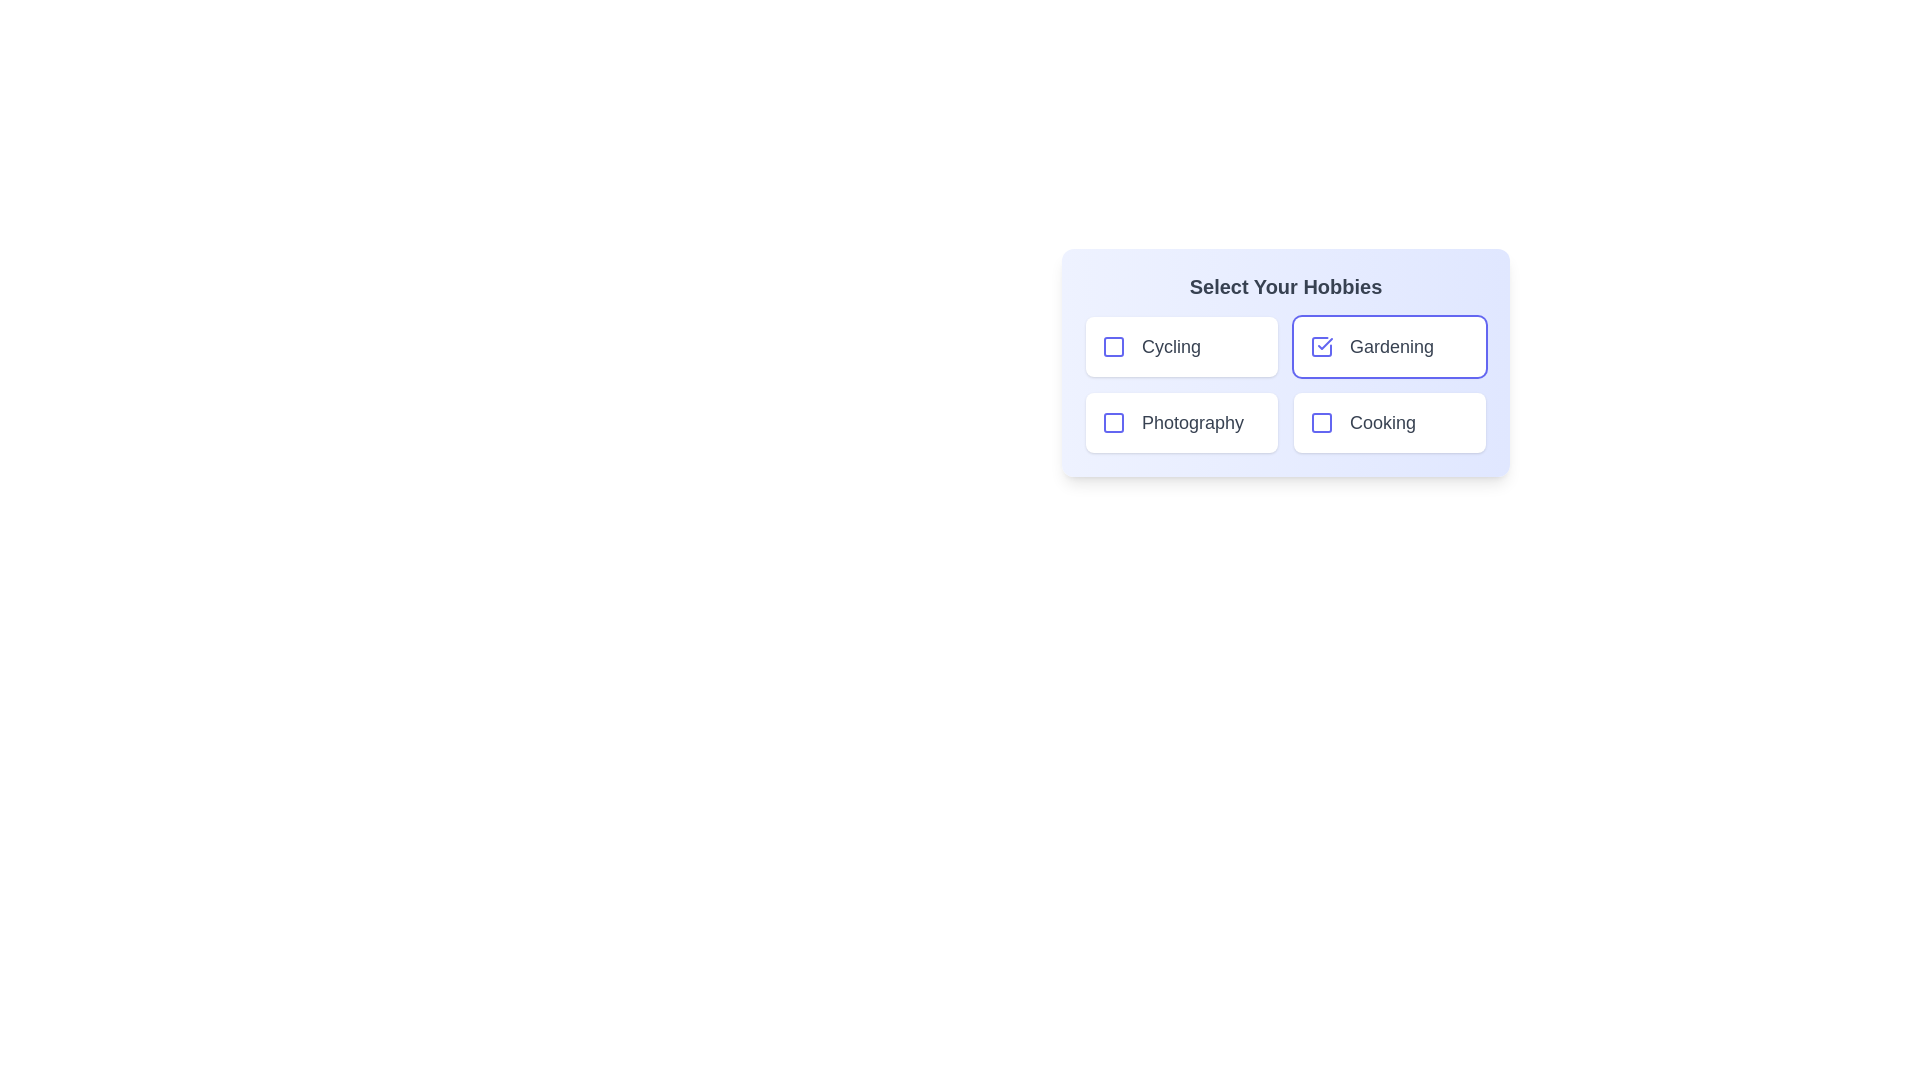 This screenshot has height=1080, width=1920. Describe the element at coordinates (1321, 422) in the screenshot. I see `the hobby item Cooking` at that location.